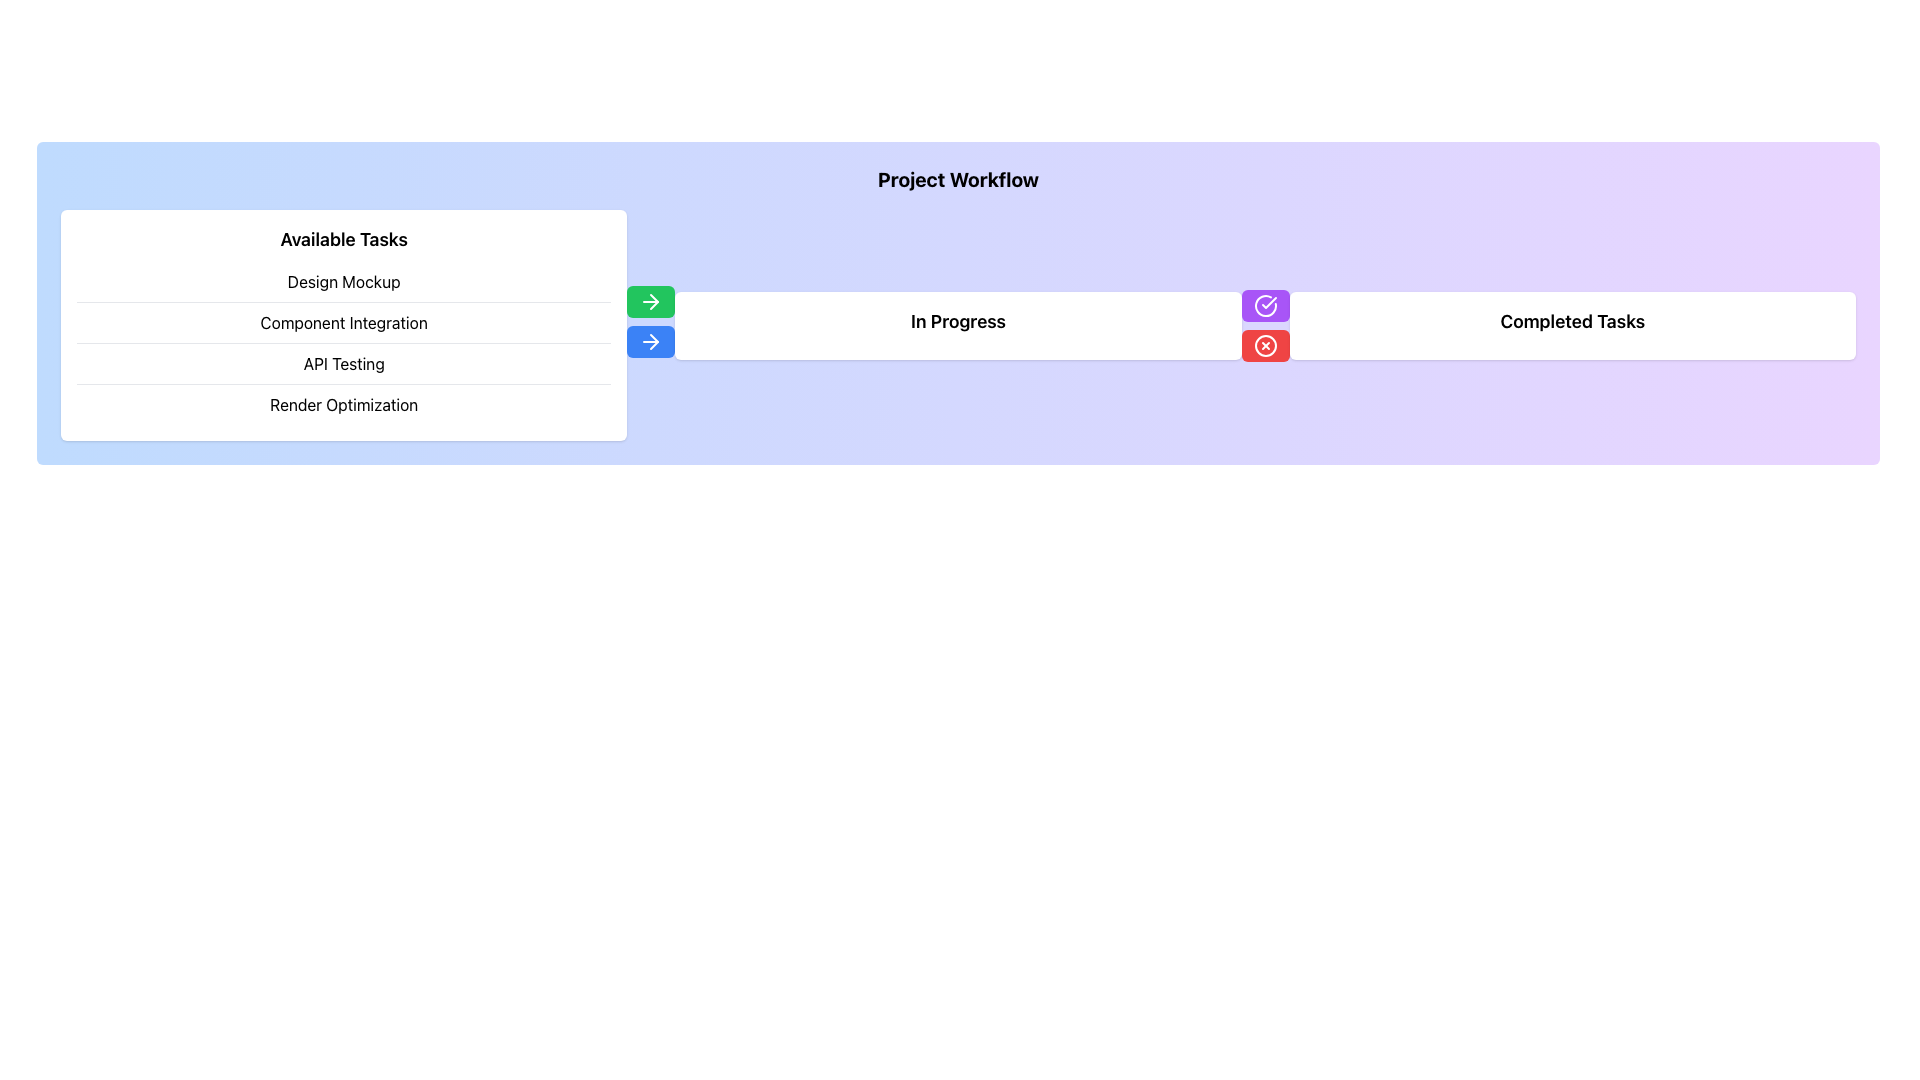 Image resolution: width=1920 pixels, height=1080 pixels. What do you see at coordinates (1264, 305) in the screenshot?
I see `the completion SVG-icon located in the second column of the workflow interface under the 'In Progress' section` at bounding box center [1264, 305].